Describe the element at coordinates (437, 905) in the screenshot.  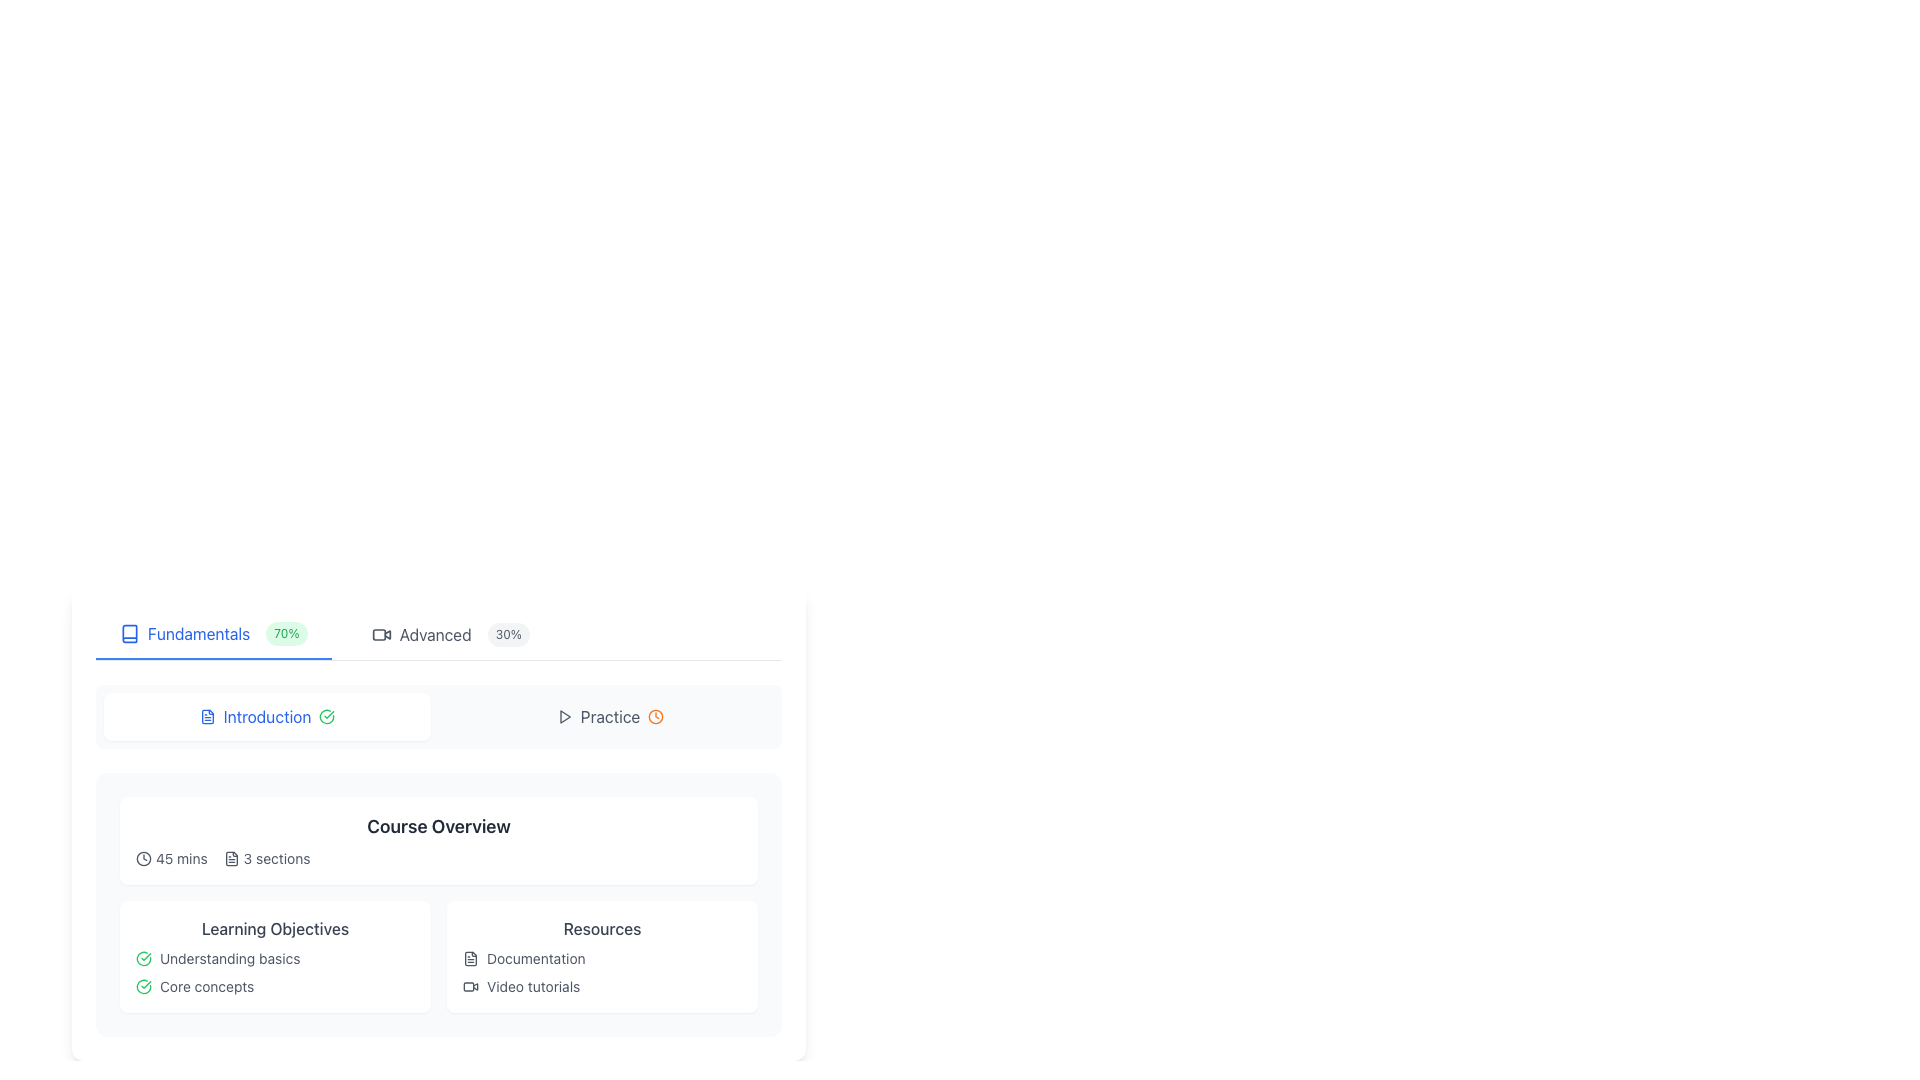
I see `the content section titled 'Course Overview', which includes two columns: 'Learning Objectives' with green check icons and 'Resources' with respective icons, located in the lower middle of the interface` at that location.